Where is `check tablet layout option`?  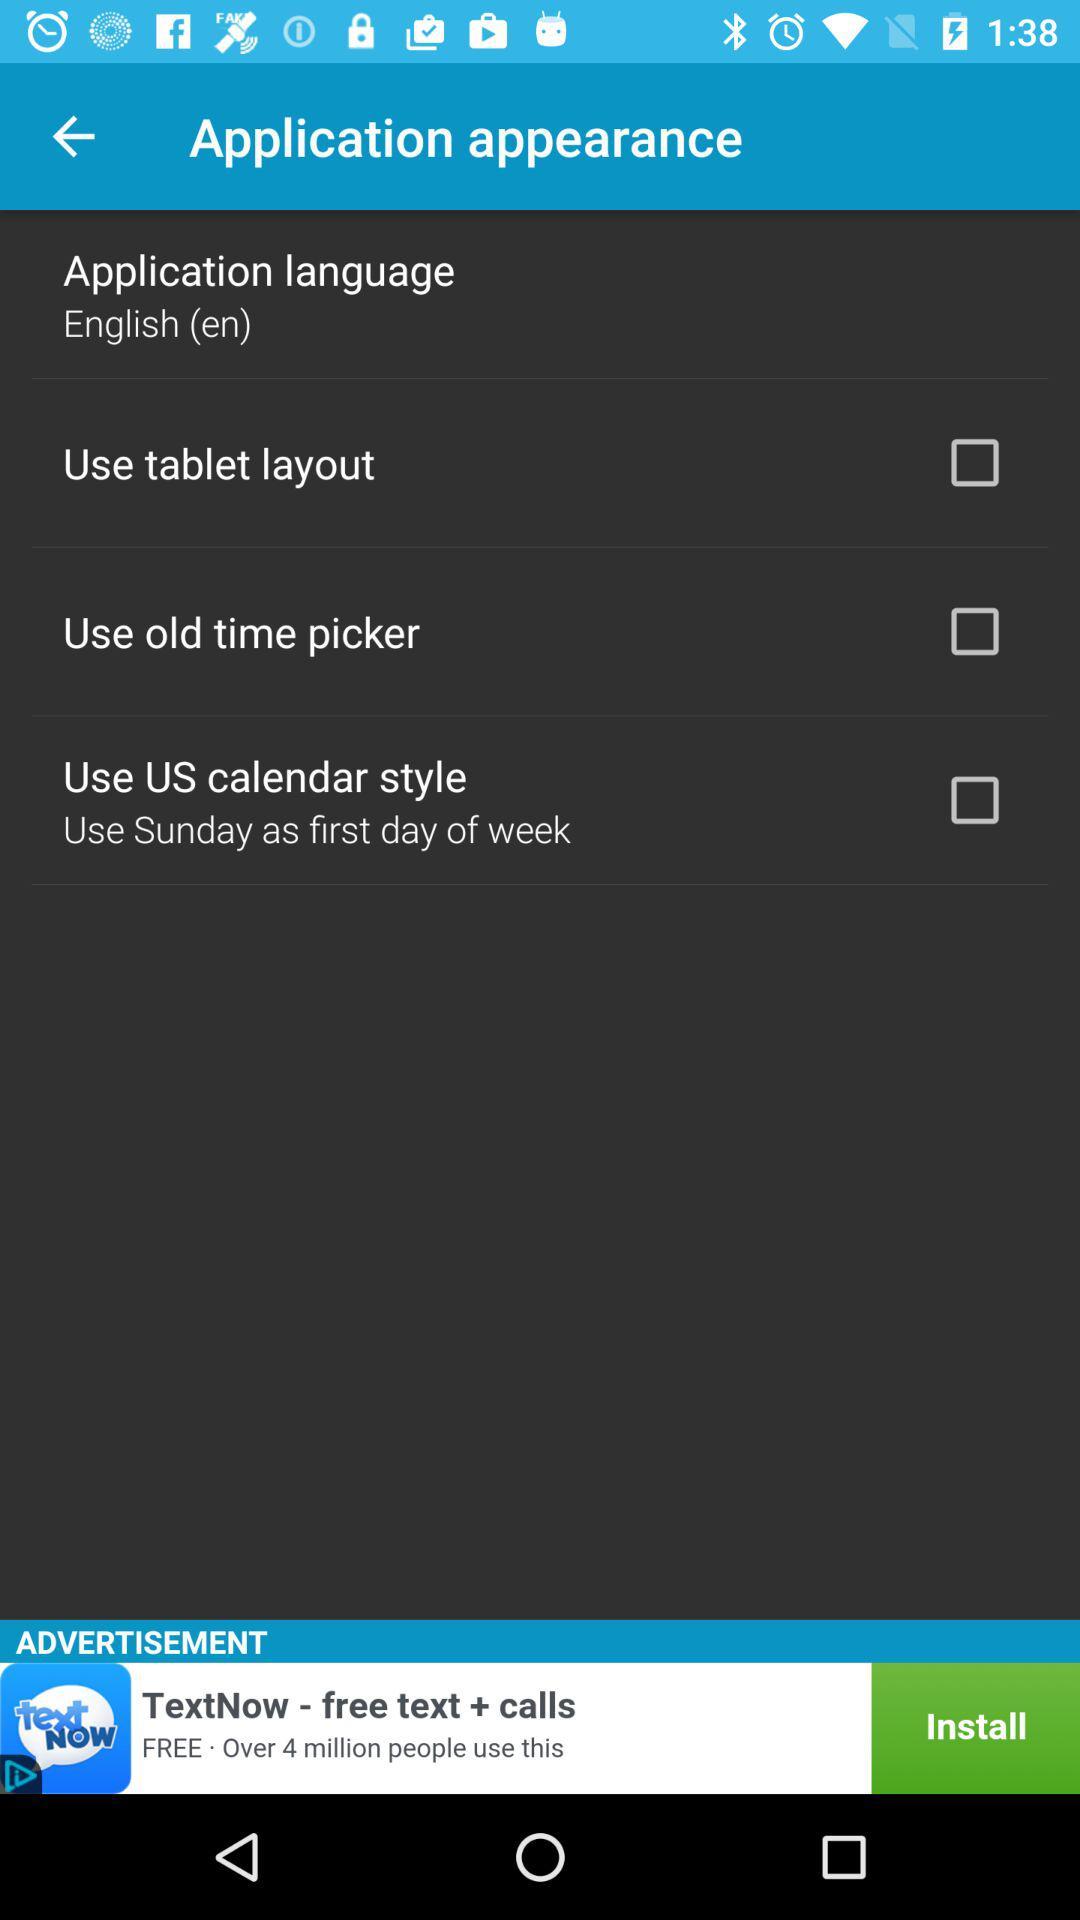
check tablet layout option is located at coordinates (974, 461).